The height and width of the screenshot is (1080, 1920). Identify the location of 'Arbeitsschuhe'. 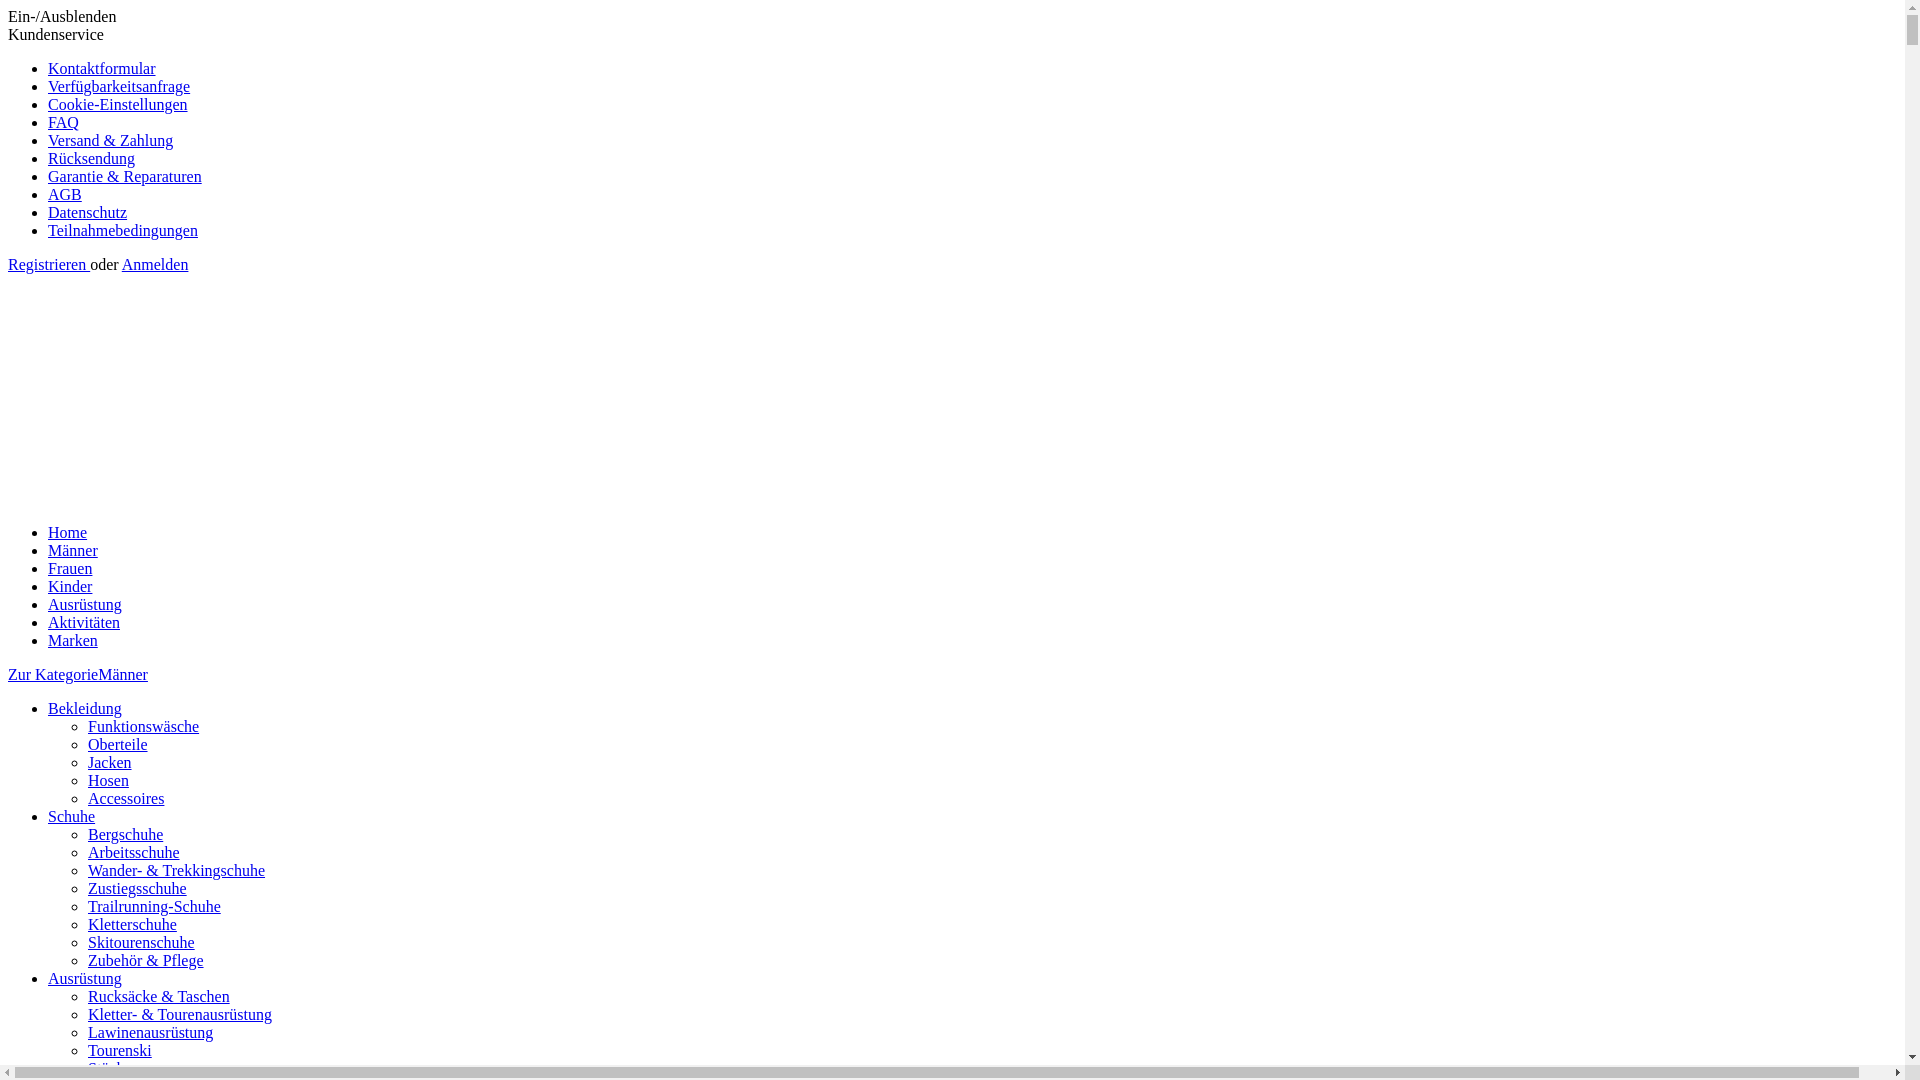
(133, 852).